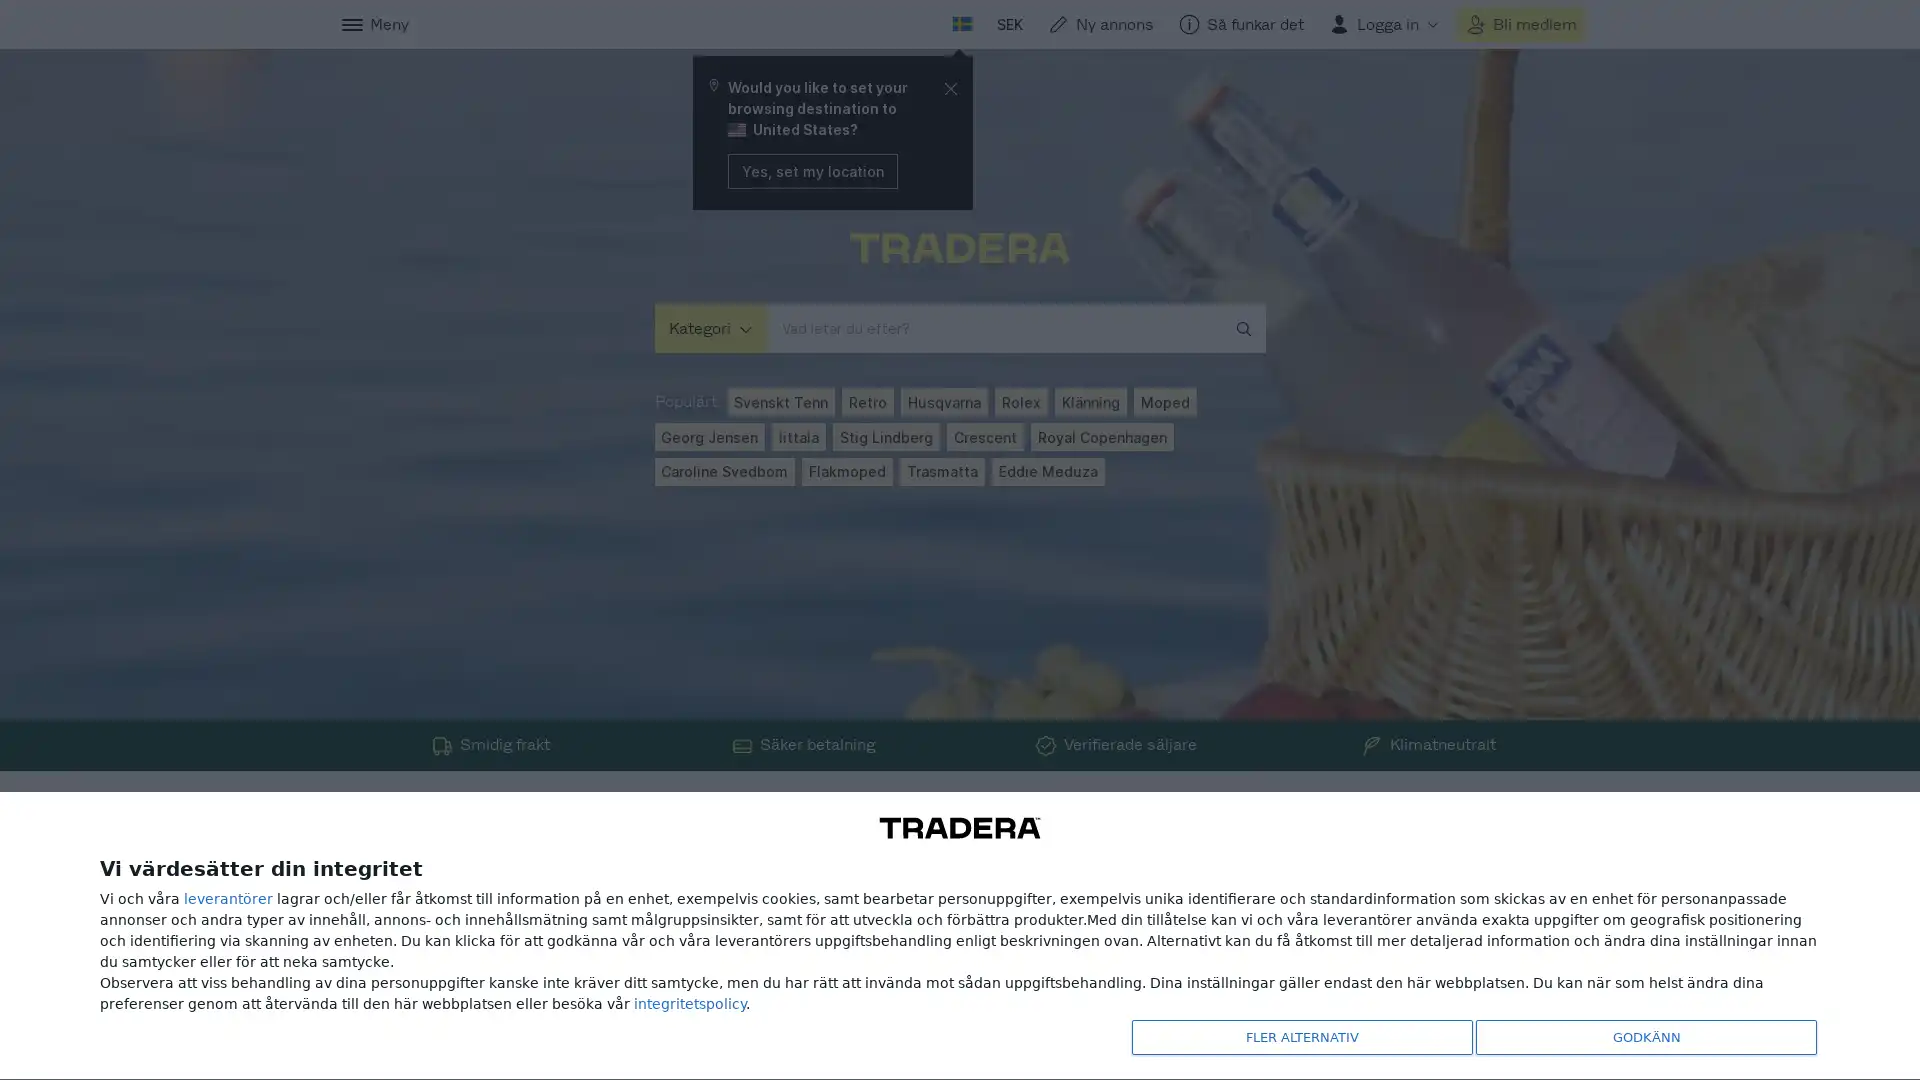  What do you see at coordinates (228, 893) in the screenshot?
I see `leverantorer` at bounding box center [228, 893].